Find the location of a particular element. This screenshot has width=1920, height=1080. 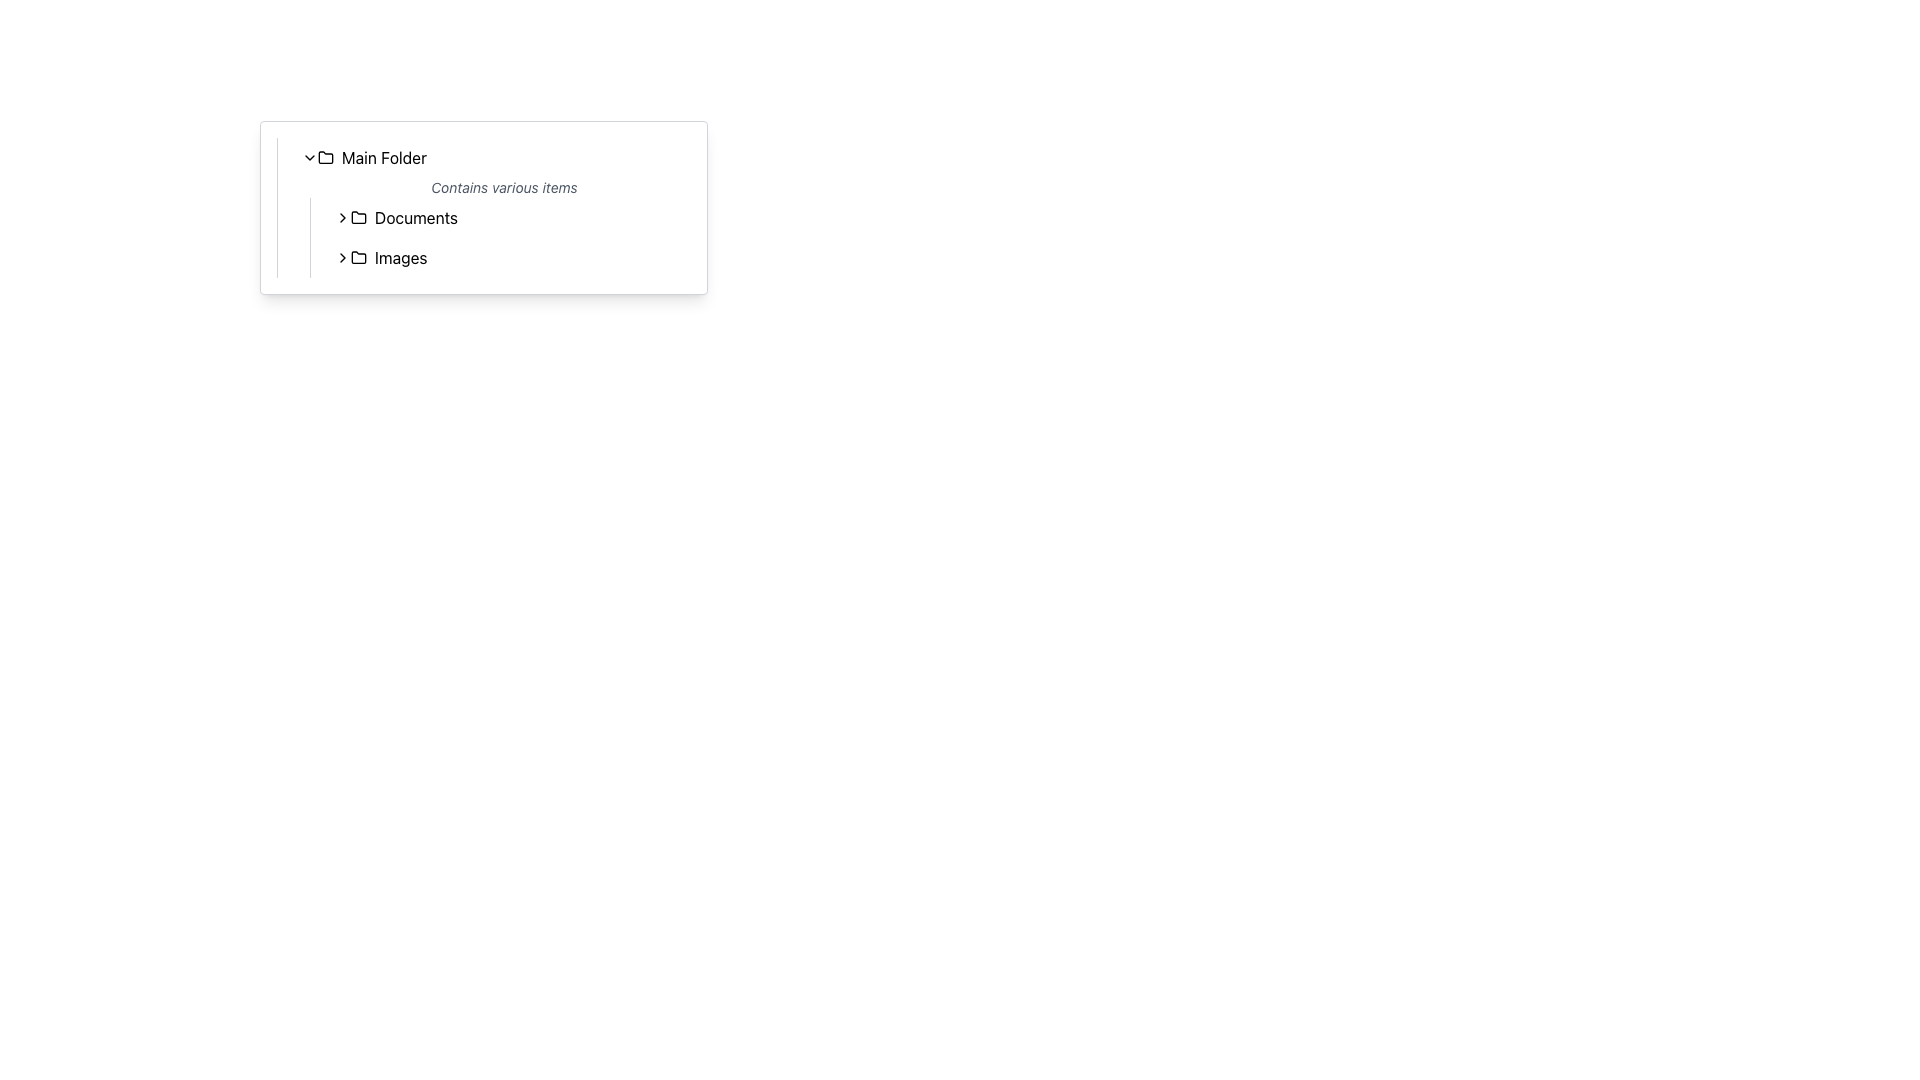

the text label reading 'Main Folder' is located at coordinates (384, 157).